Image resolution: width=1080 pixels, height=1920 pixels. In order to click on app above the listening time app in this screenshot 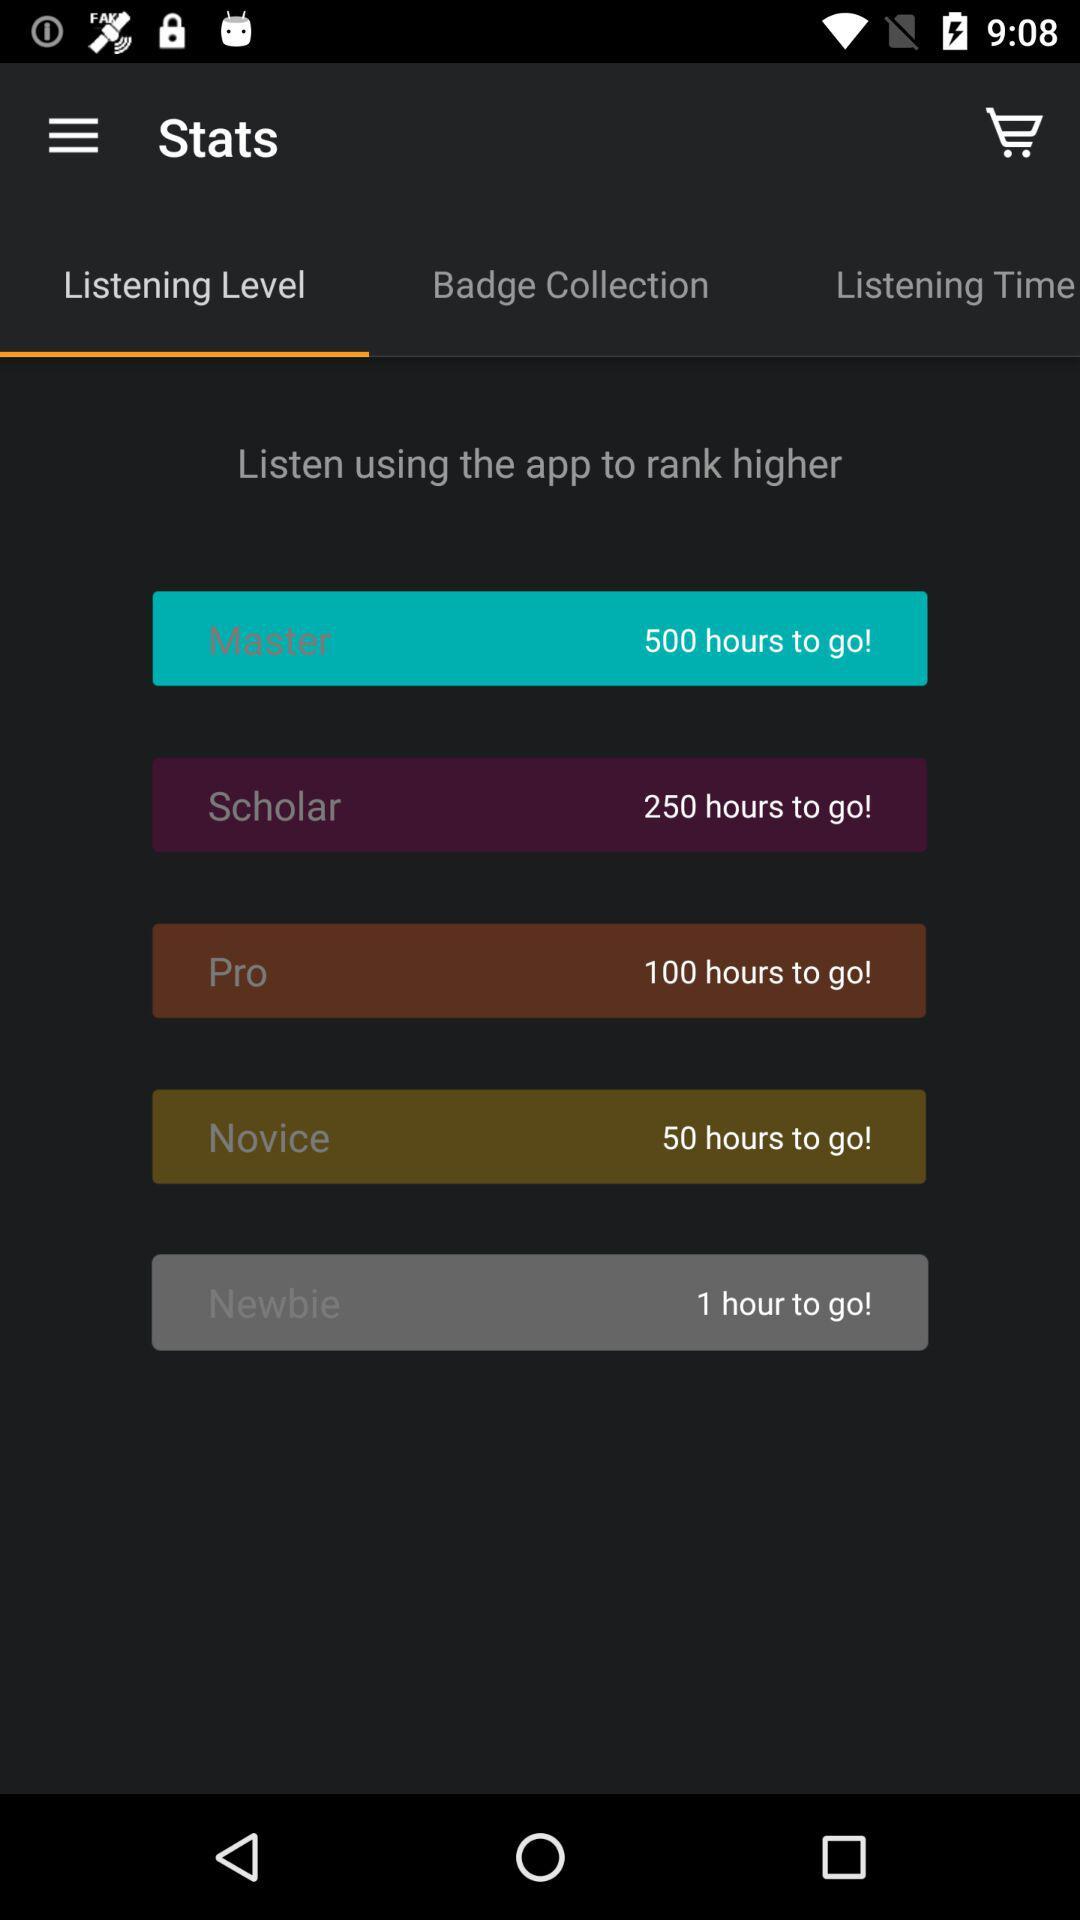, I will do `click(1017, 135)`.